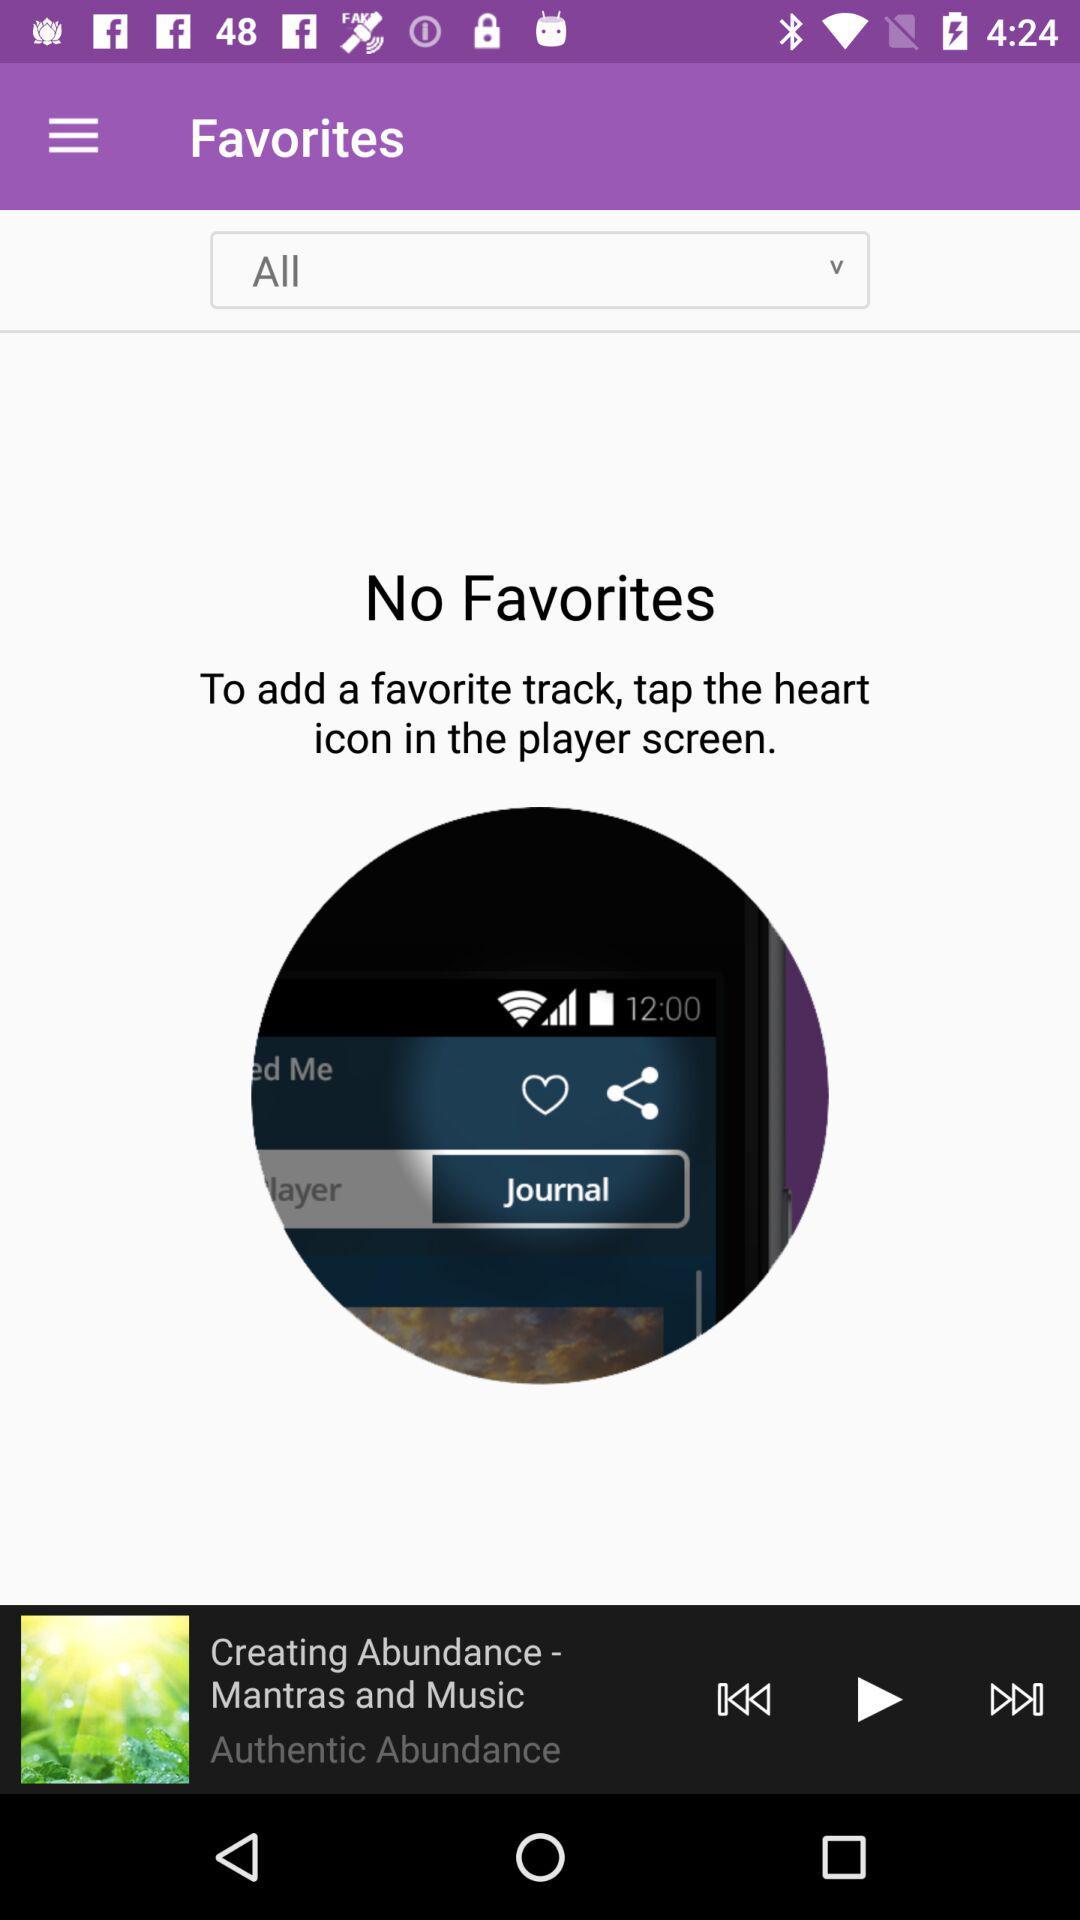 This screenshot has width=1080, height=1920. Describe the element at coordinates (1017, 1698) in the screenshot. I see `skip forwards` at that location.